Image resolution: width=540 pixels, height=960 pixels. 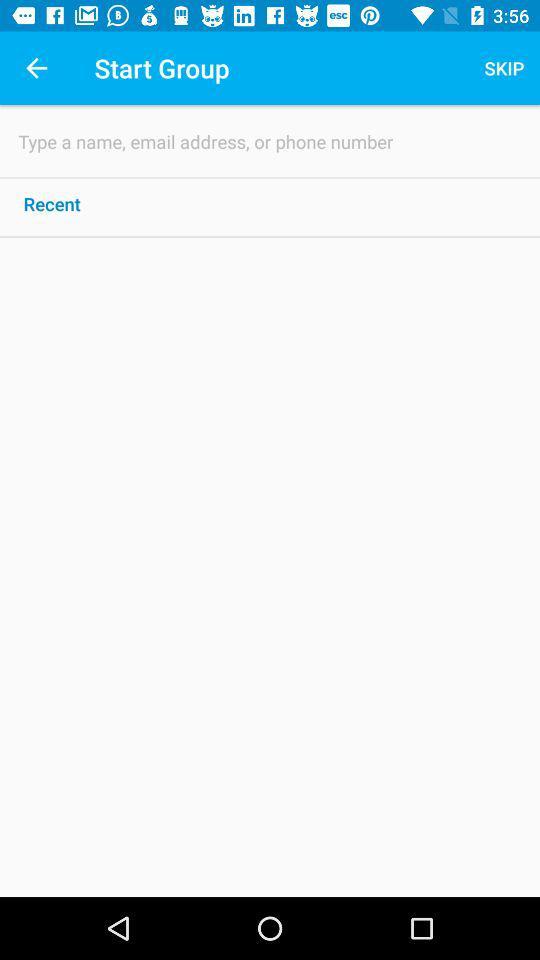 What do you see at coordinates (36, 68) in the screenshot?
I see `app to the left of start group app` at bounding box center [36, 68].